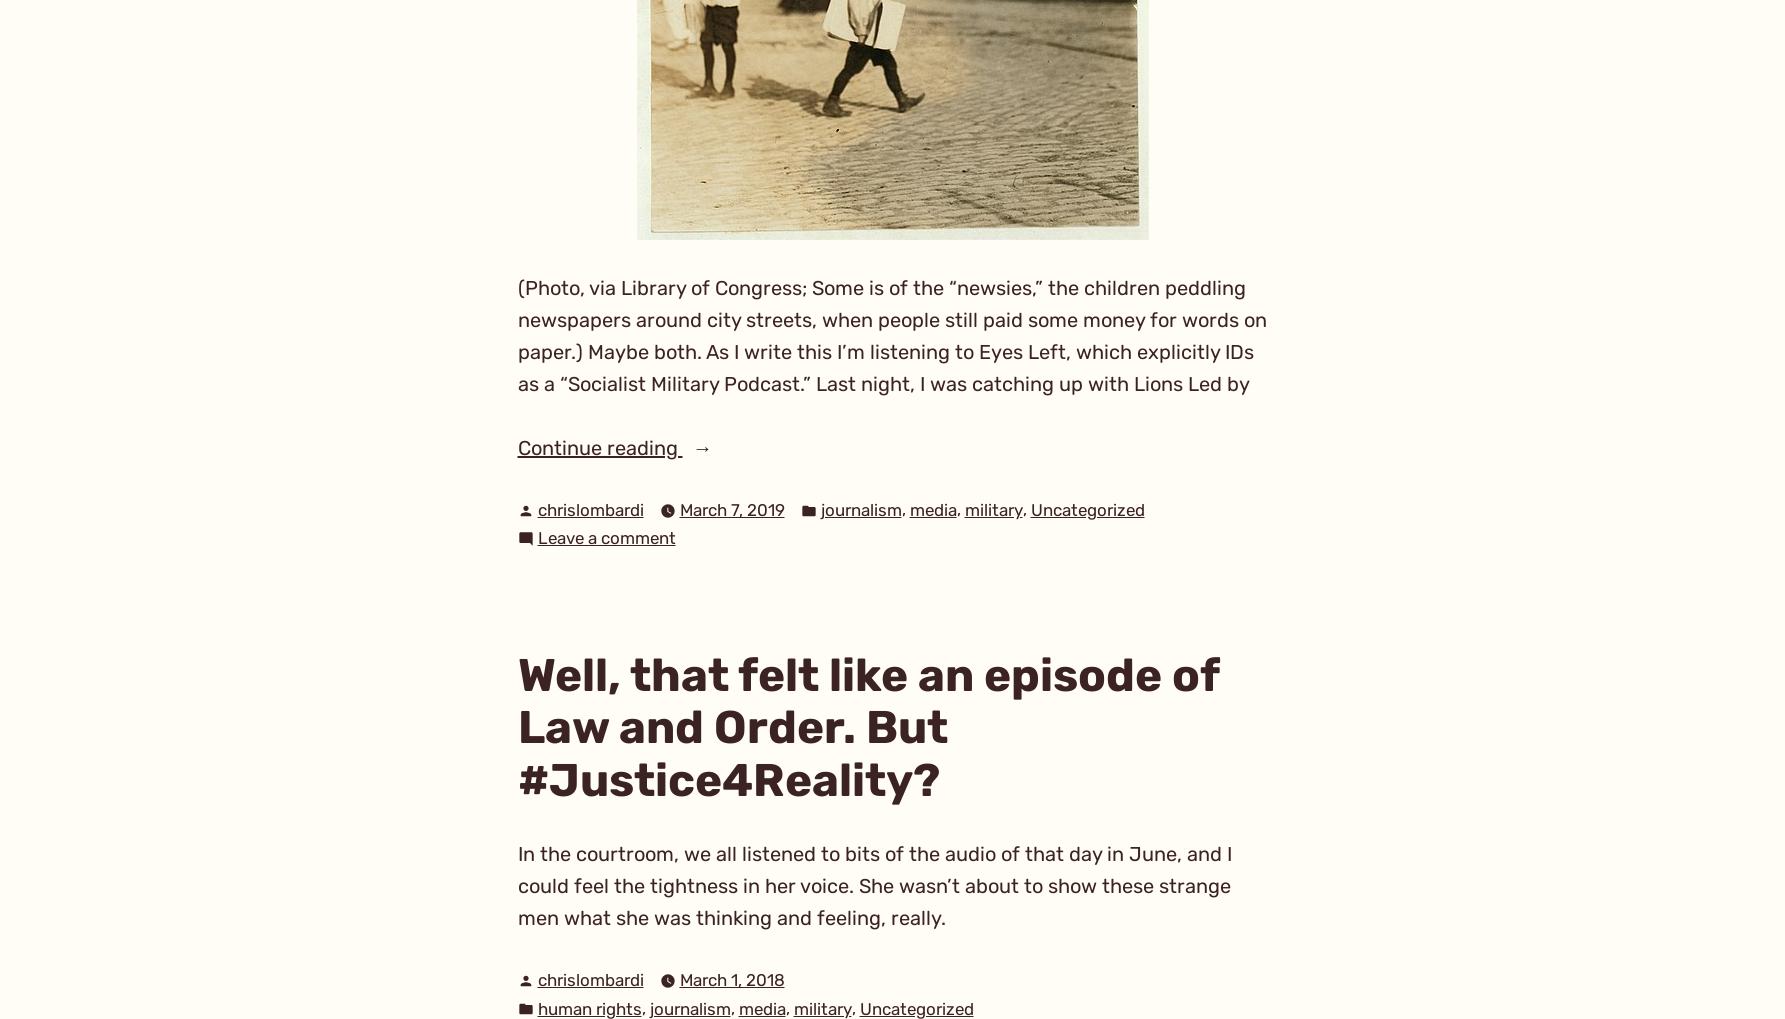 This screenshot has height=1019, width=1785. What do you see at coordinates (873, 886) in the screenshot?
I see `'In the courtroom, we all listened to bits of the audio of that day in June, and I could feel the tightness in her voice. She wasn’t about to show these strange men what she was thinking and feeling, really.'` at bounding box center [873, 886].